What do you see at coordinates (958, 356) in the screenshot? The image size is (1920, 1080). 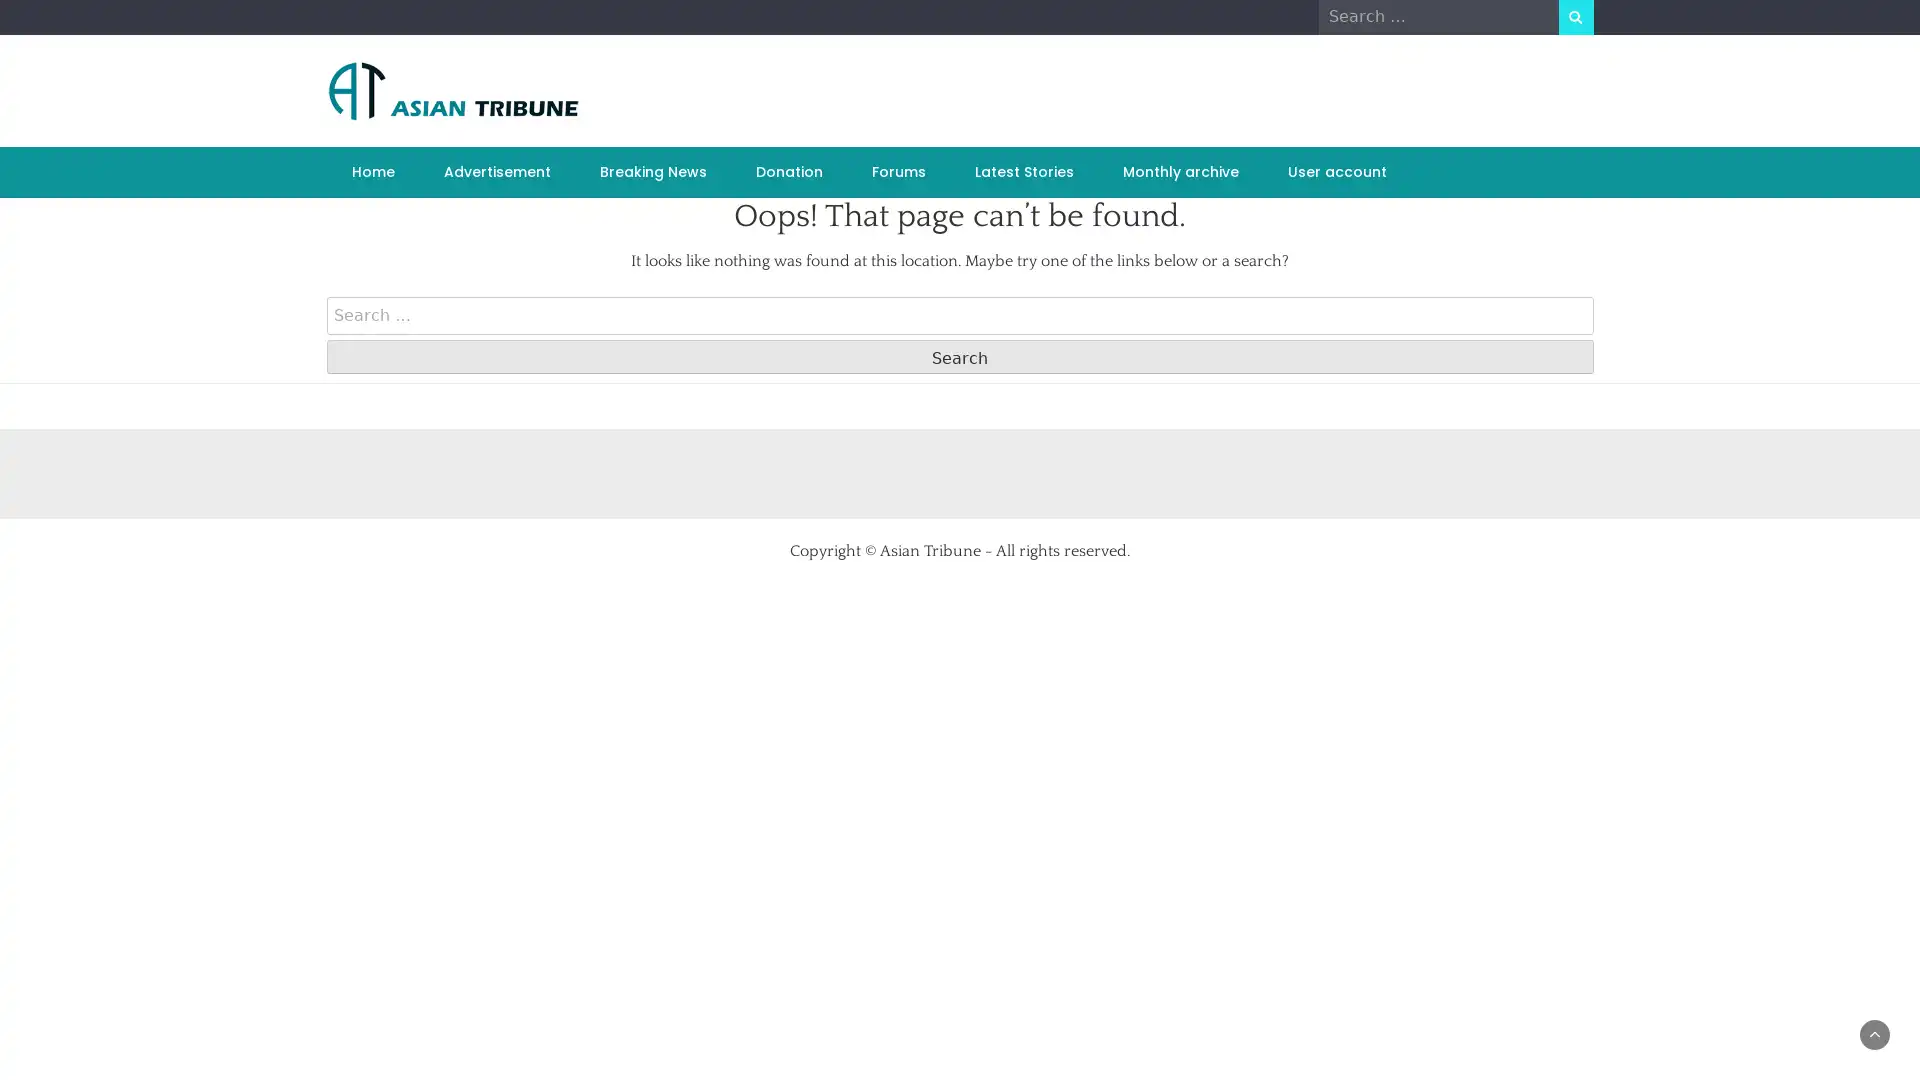 I see `Search` at bounding box center [958, 356].